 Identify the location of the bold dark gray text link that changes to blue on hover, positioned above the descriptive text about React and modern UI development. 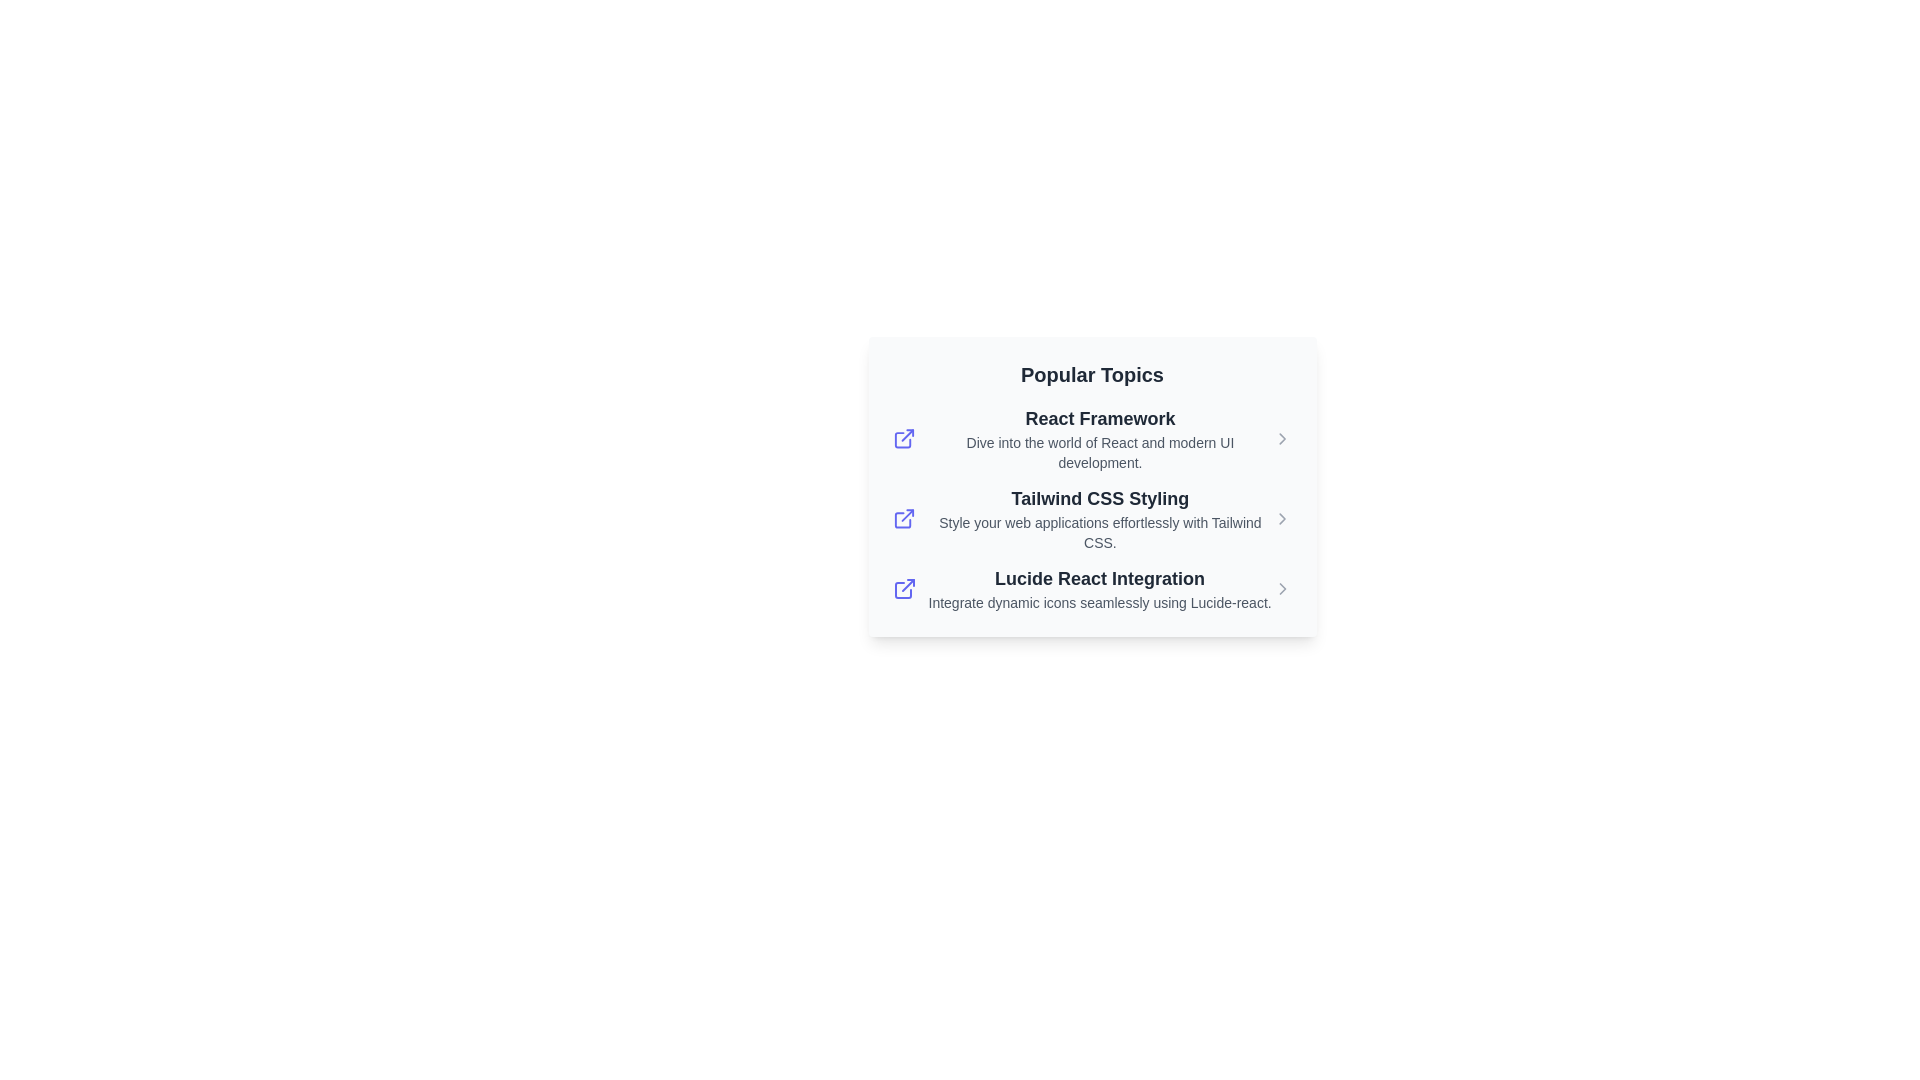
(1099, 418).